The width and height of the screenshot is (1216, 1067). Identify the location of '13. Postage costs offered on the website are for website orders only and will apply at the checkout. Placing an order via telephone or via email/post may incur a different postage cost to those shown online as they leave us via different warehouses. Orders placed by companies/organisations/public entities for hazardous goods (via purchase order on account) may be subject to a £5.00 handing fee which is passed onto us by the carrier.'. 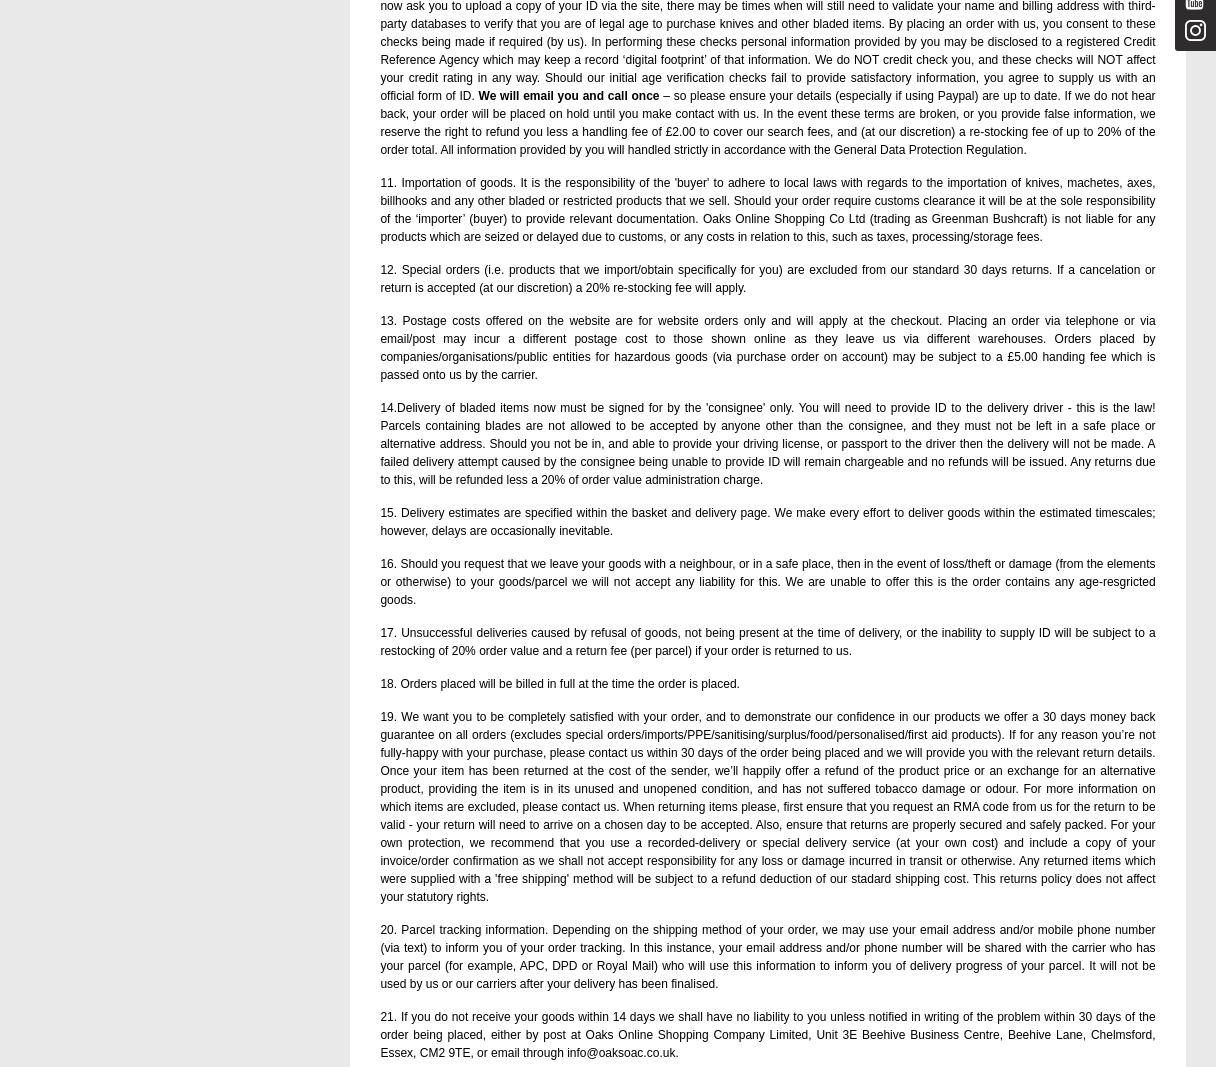
(767, 347).